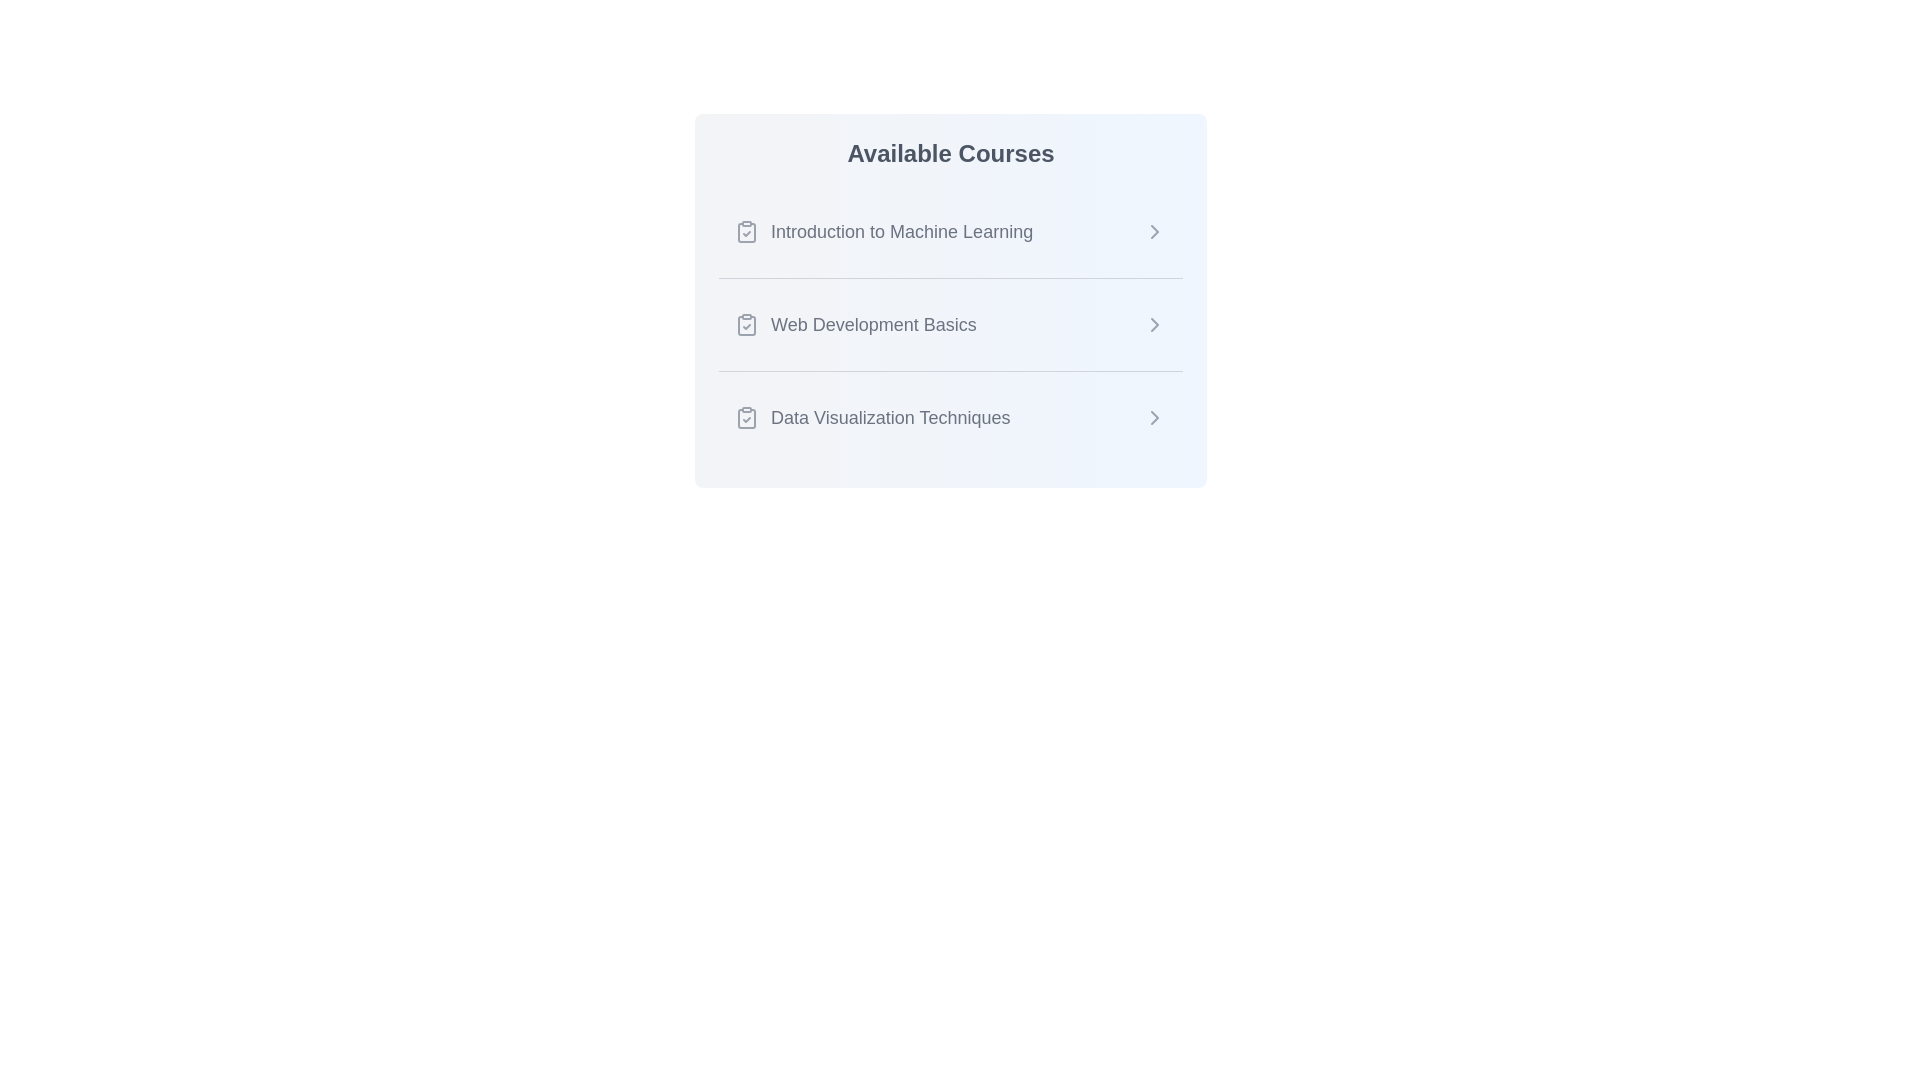 The image size is (1920, 1080). Describe the element at coordinates (949, 416) in the screenshot. I see `the button corresponding to the course Data Visualization Techniques to expand its details` at that location.